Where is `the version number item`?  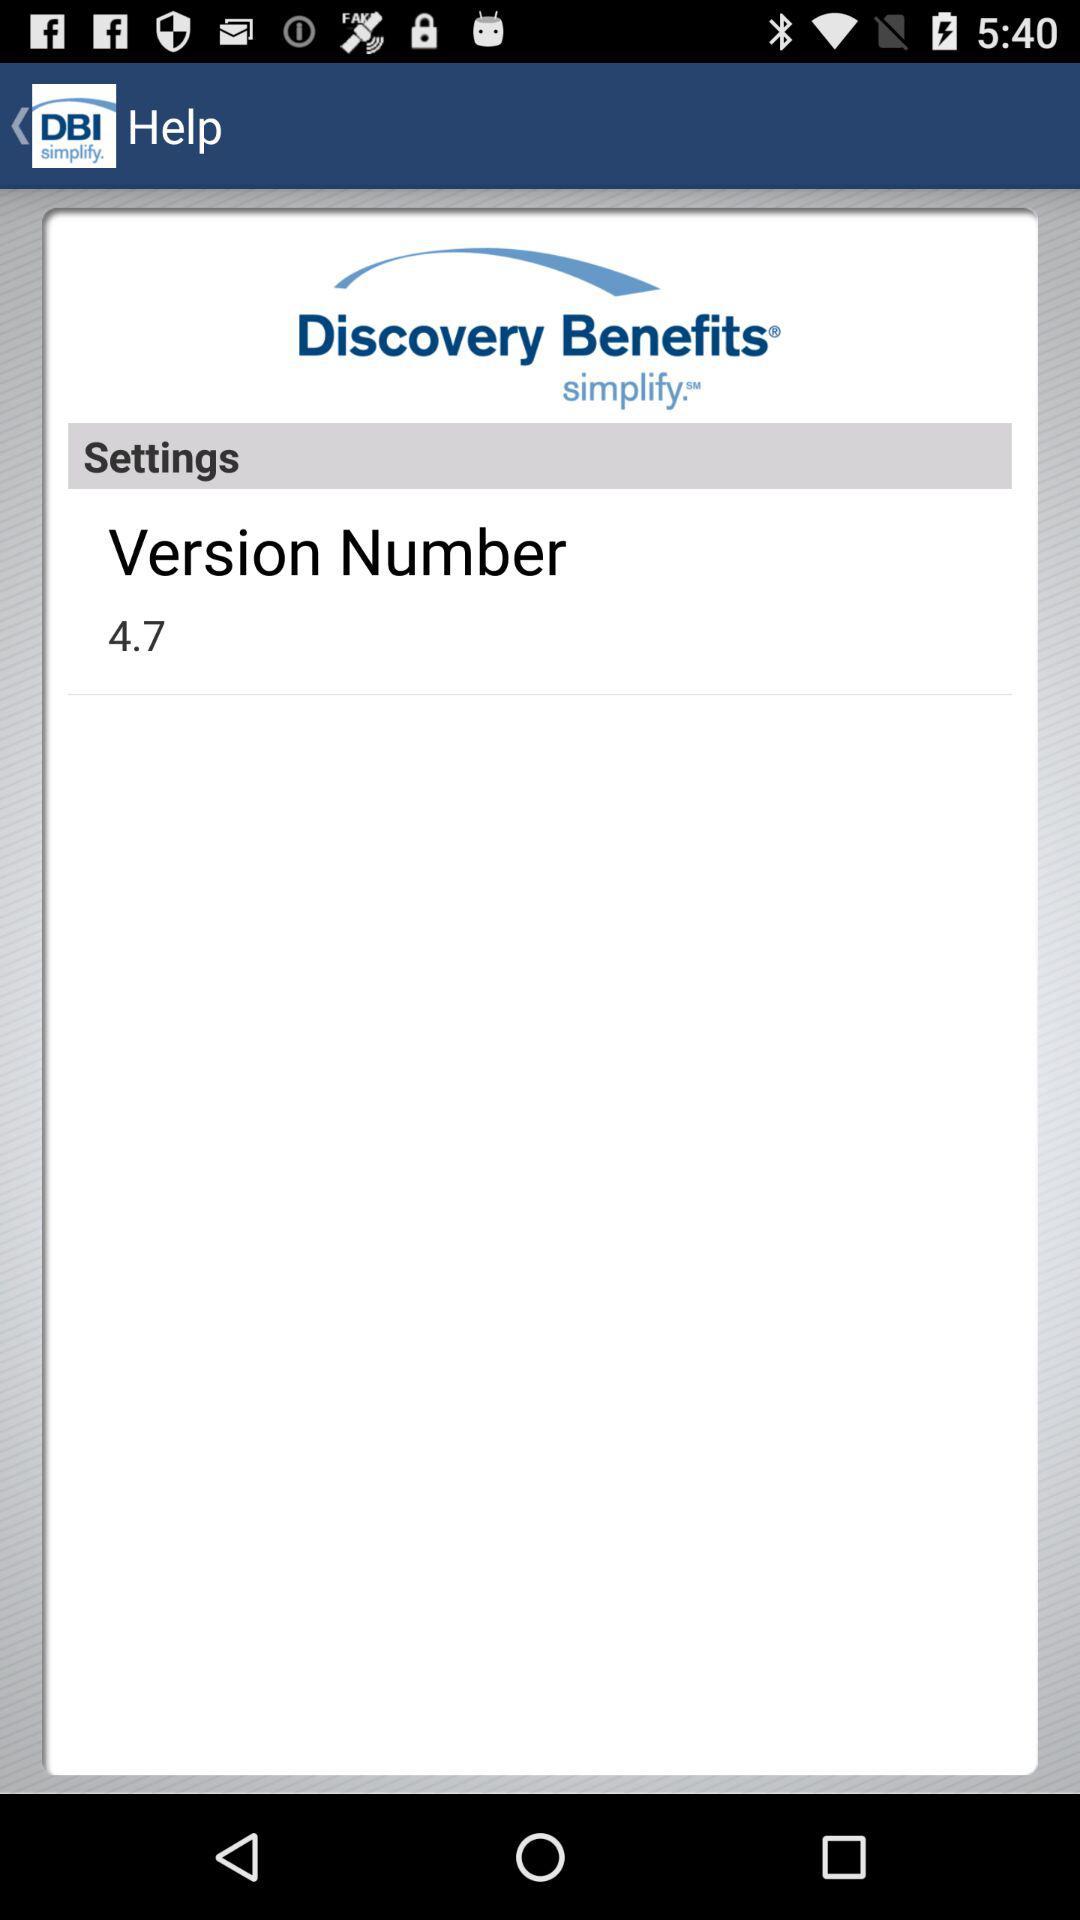
the version number item is located at coordinates (336, 550).